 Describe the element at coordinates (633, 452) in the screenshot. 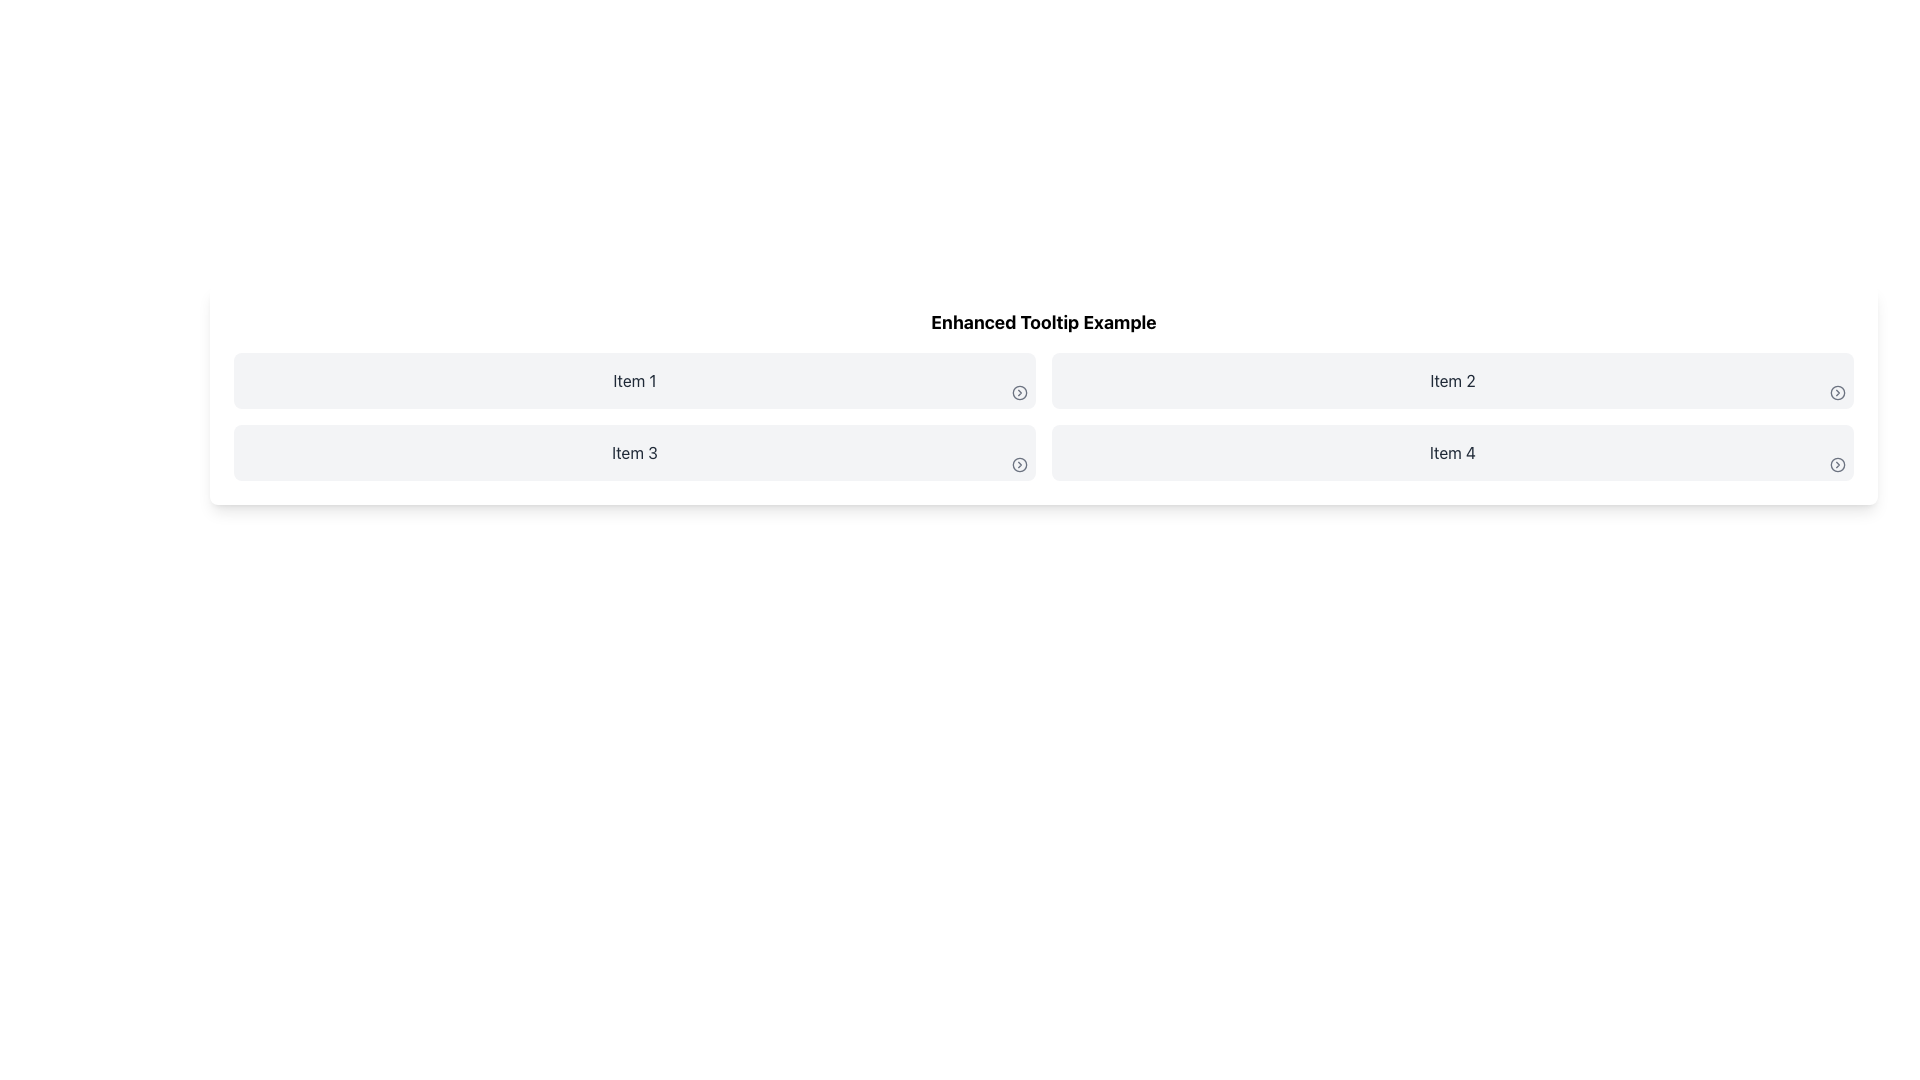

I see `the information card for 'Item 3', located in the bottom-left cell of a two-column grid layout, which reveals more details about the item` at that location.